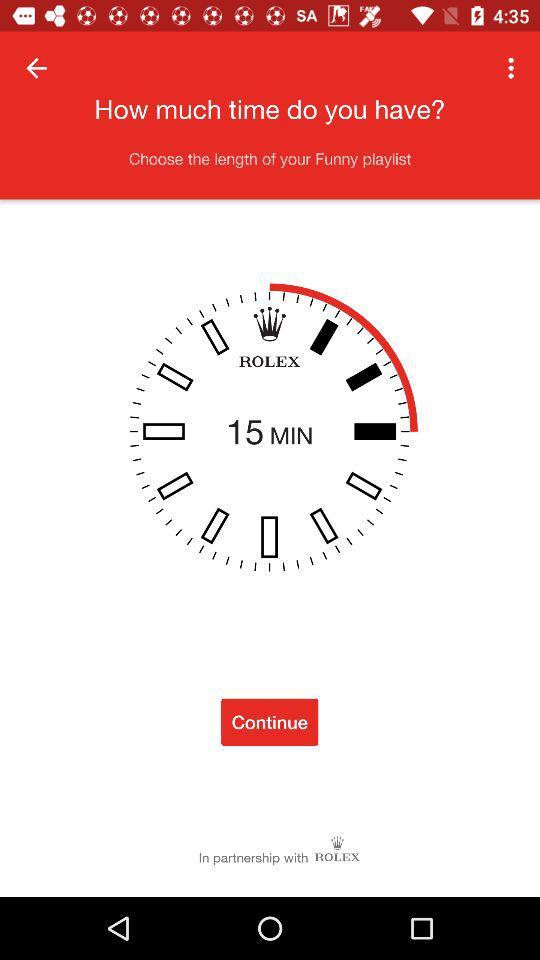 The image size is (540, 960). Describe the element at coordinates (269, 721) in the screenshot. I see `continue item` at that location.